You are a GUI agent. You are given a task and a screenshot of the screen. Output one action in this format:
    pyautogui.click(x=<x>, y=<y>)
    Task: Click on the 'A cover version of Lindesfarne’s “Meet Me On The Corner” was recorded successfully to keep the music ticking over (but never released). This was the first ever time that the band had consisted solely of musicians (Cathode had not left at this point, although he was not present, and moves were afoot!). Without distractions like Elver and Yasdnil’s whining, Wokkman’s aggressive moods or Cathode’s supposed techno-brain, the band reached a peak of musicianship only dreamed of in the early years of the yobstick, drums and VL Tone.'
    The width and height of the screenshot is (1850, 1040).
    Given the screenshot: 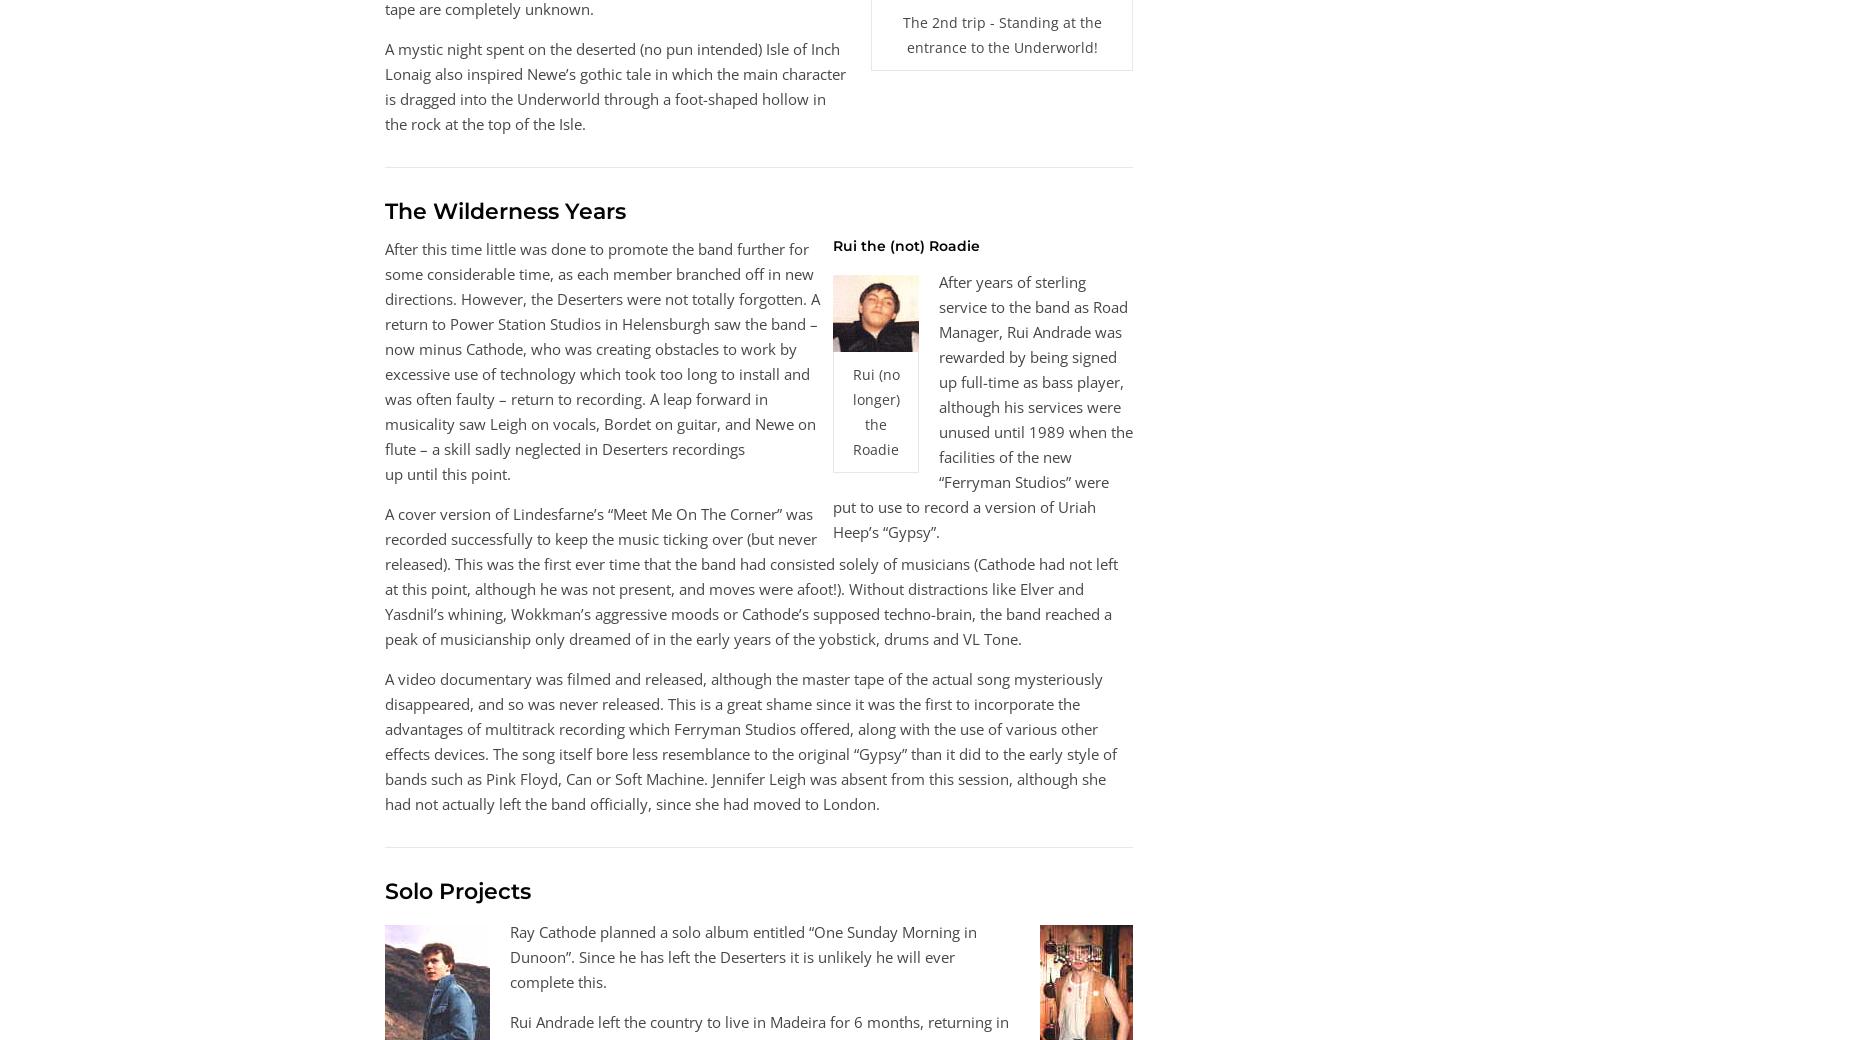 What is the action you would take?
    pyautogui.click(x=751, y=575)
    